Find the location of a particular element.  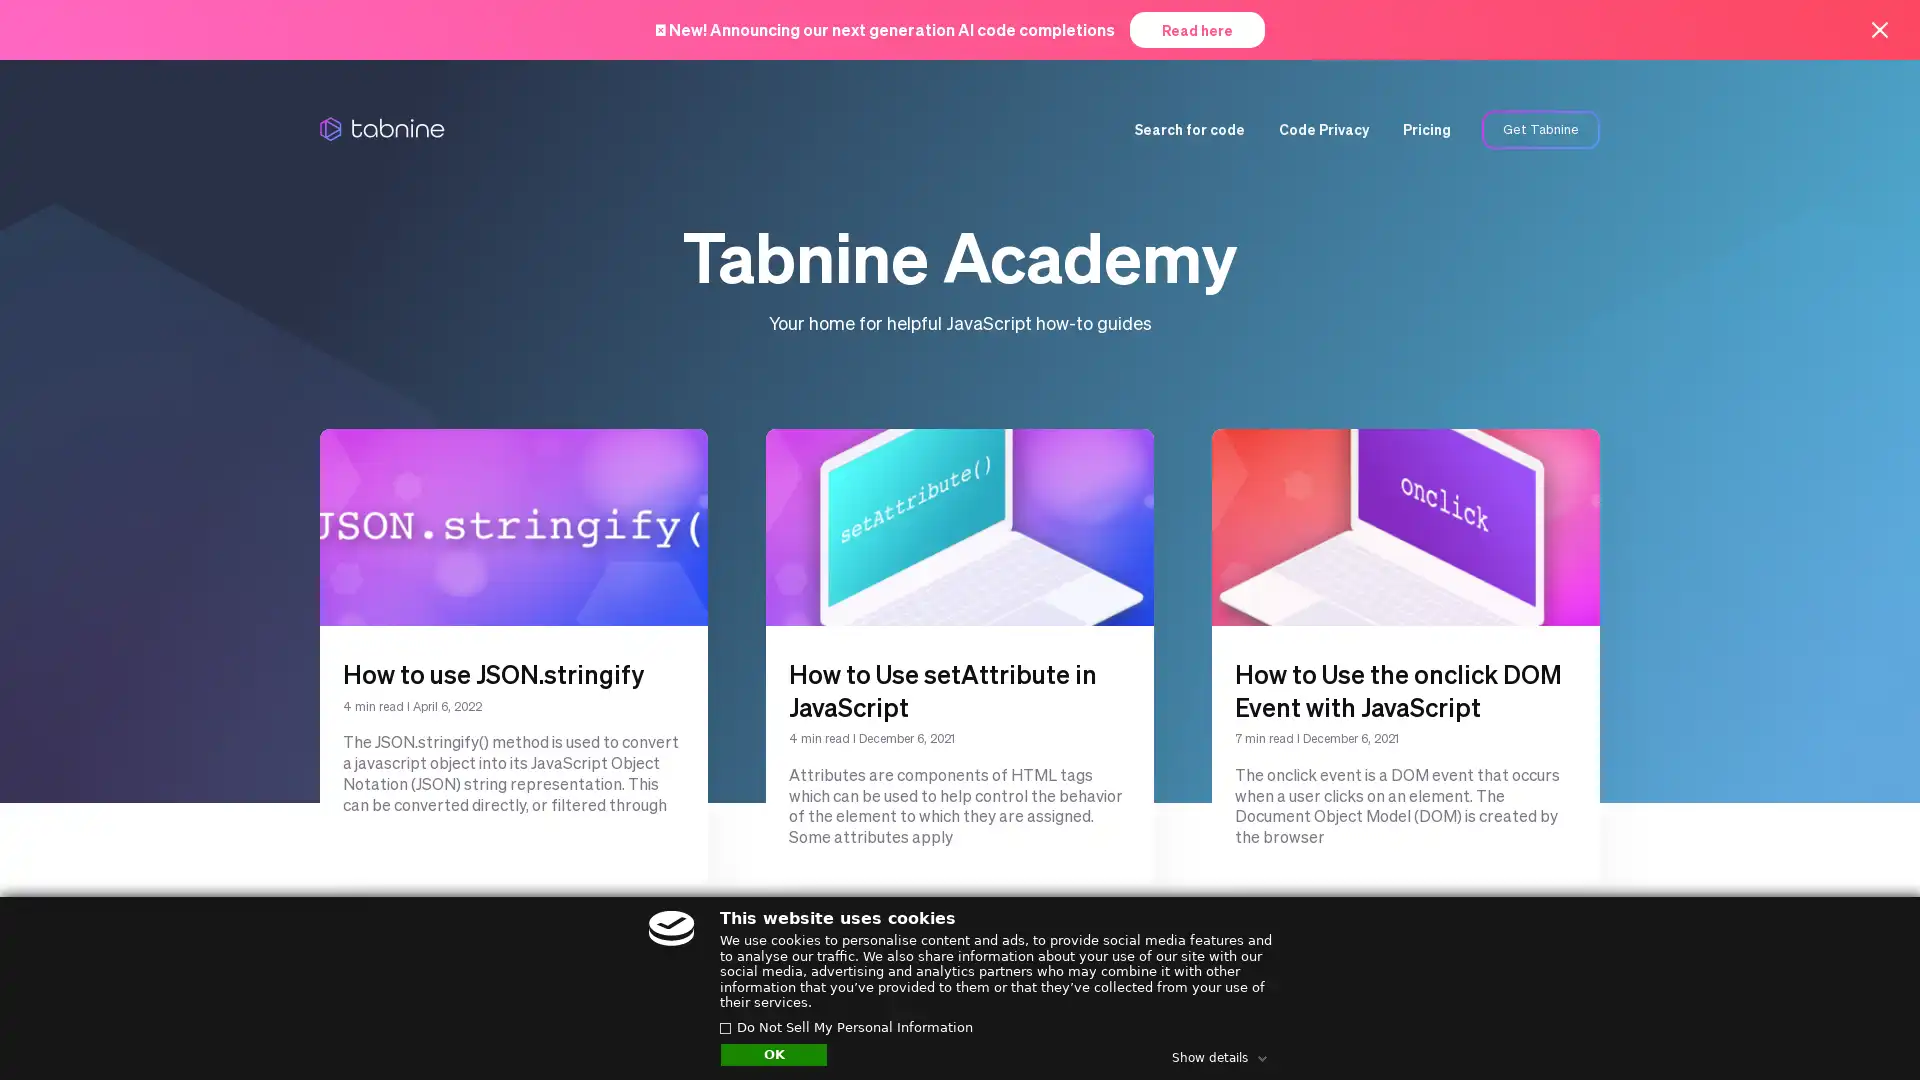

Open is located at coordinates (1860, 1026).